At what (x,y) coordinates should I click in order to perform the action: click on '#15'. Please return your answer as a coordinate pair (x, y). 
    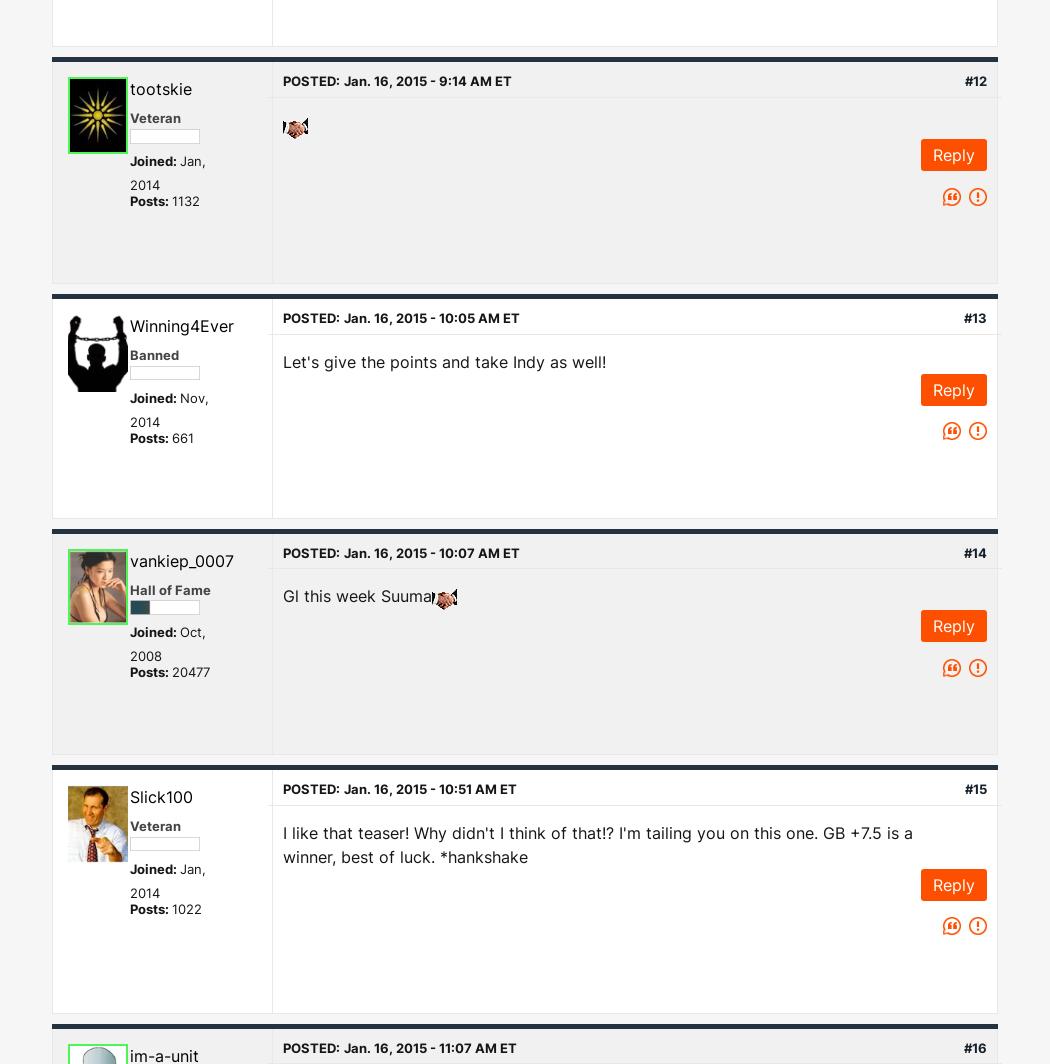
    Looking at the image, I should click on (975, 788).